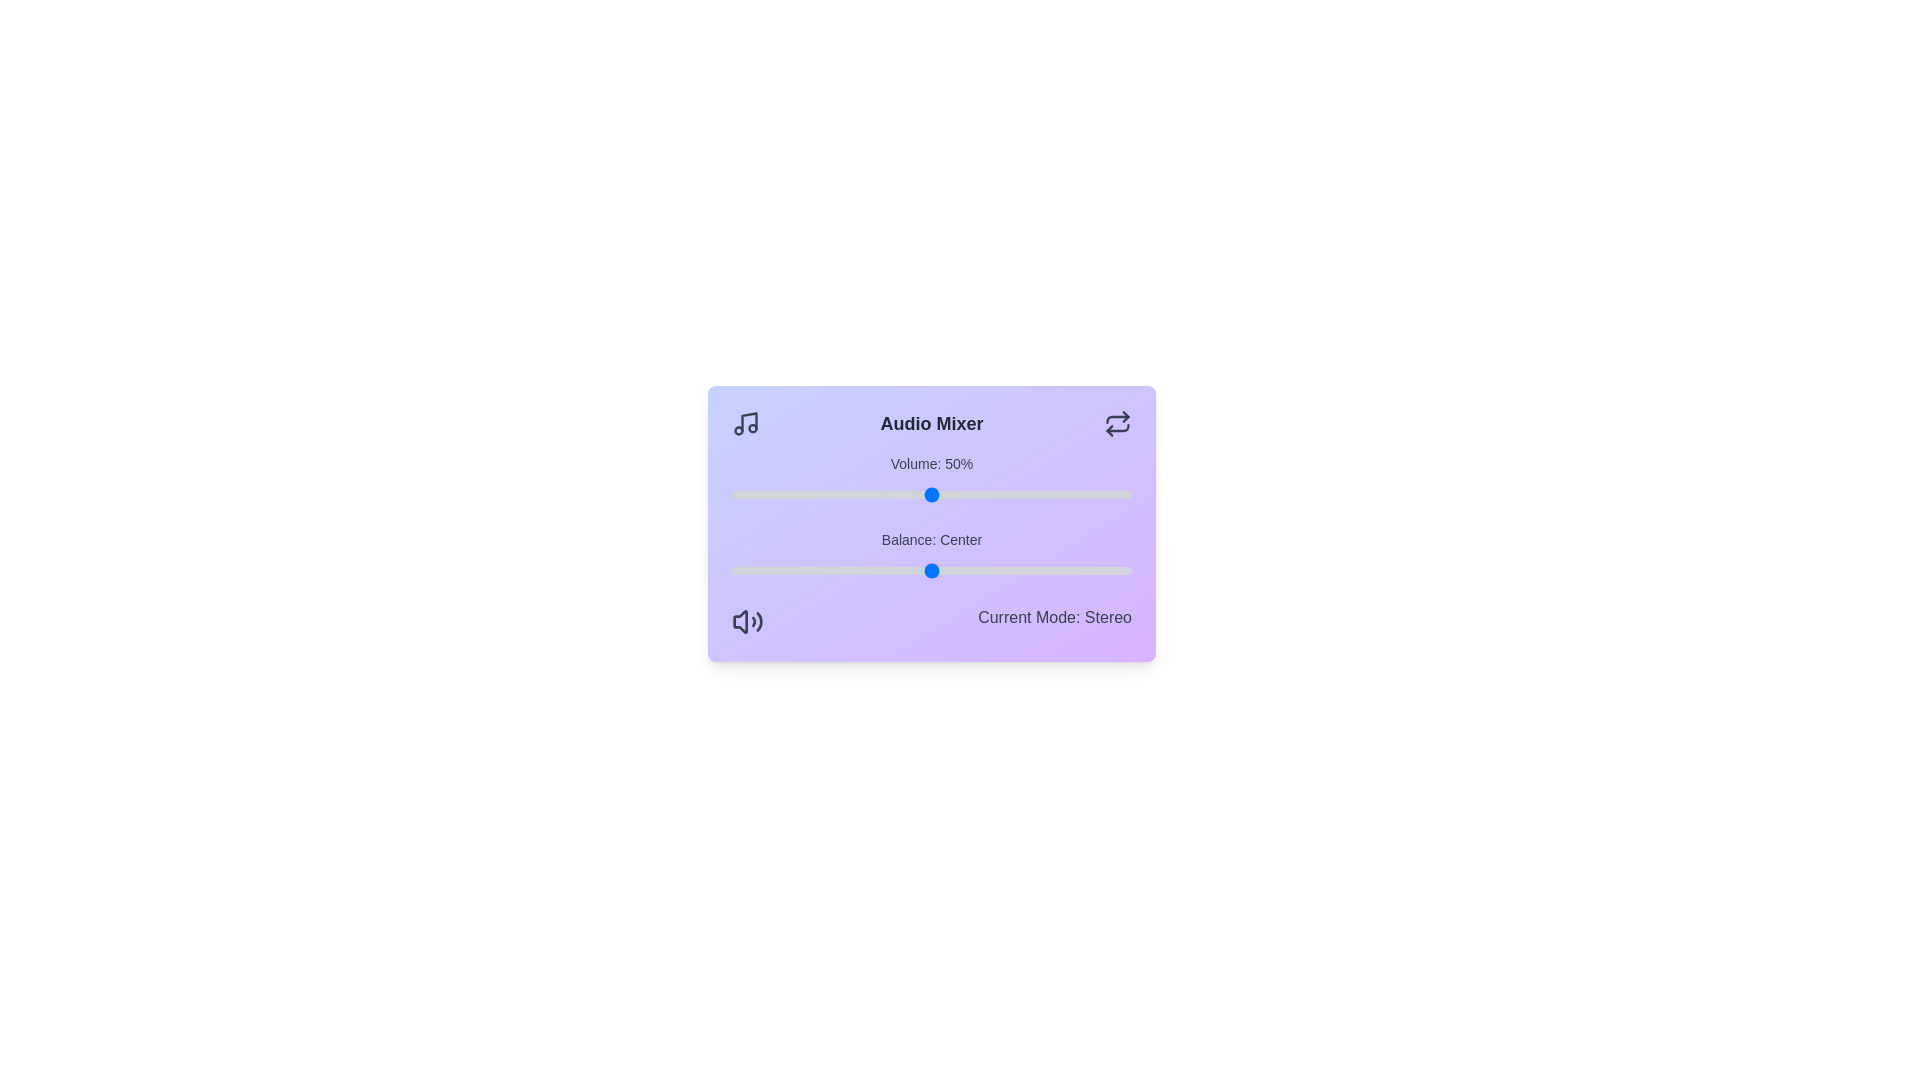 The height and width of the screenshot is (1080, 1920). What do you see at coordinates (1054, 620) in the screenshot?
I see `the text at the bottom of the component displaying the current mode description` at bounding box center [1054, 620].